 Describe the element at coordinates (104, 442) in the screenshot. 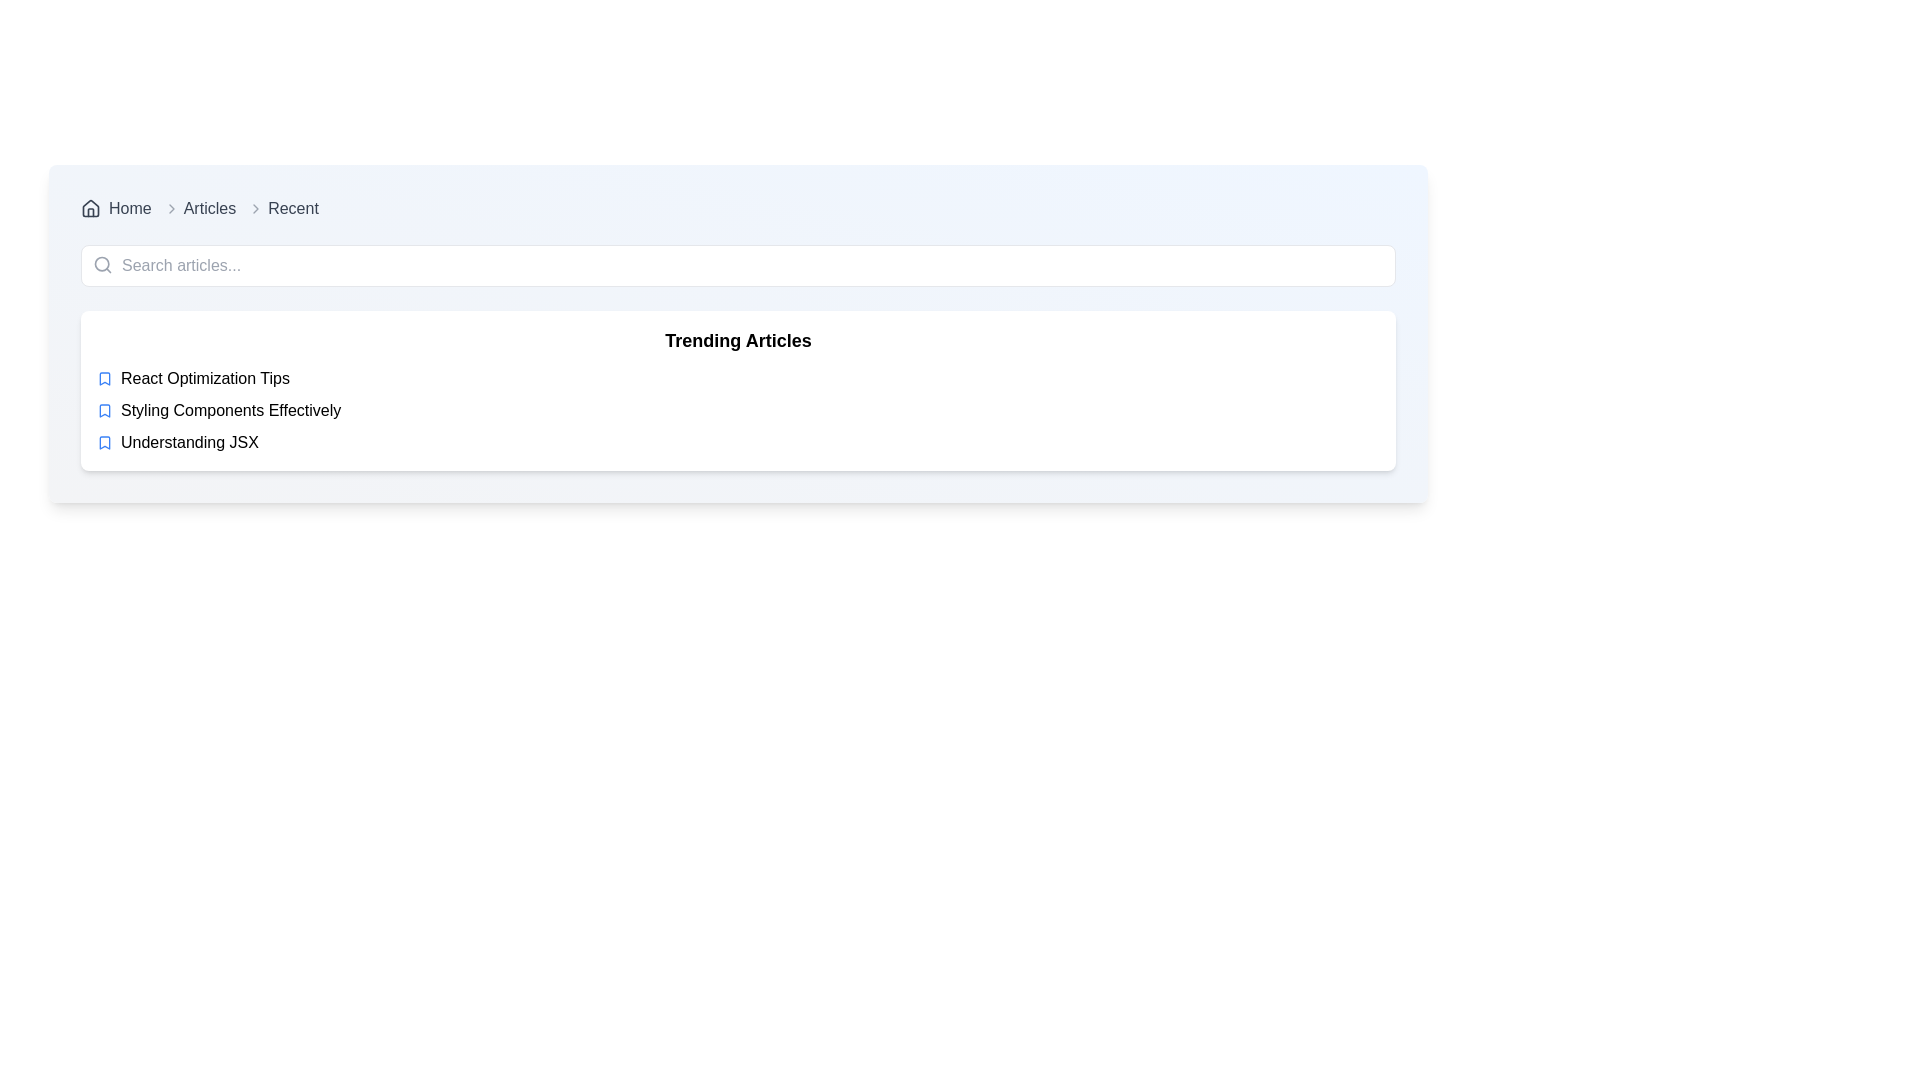

I see `the bookmark icon, which is the first leftmost element within the 'Understanding JSX' item under the 'Trending Articles' section` at that location.